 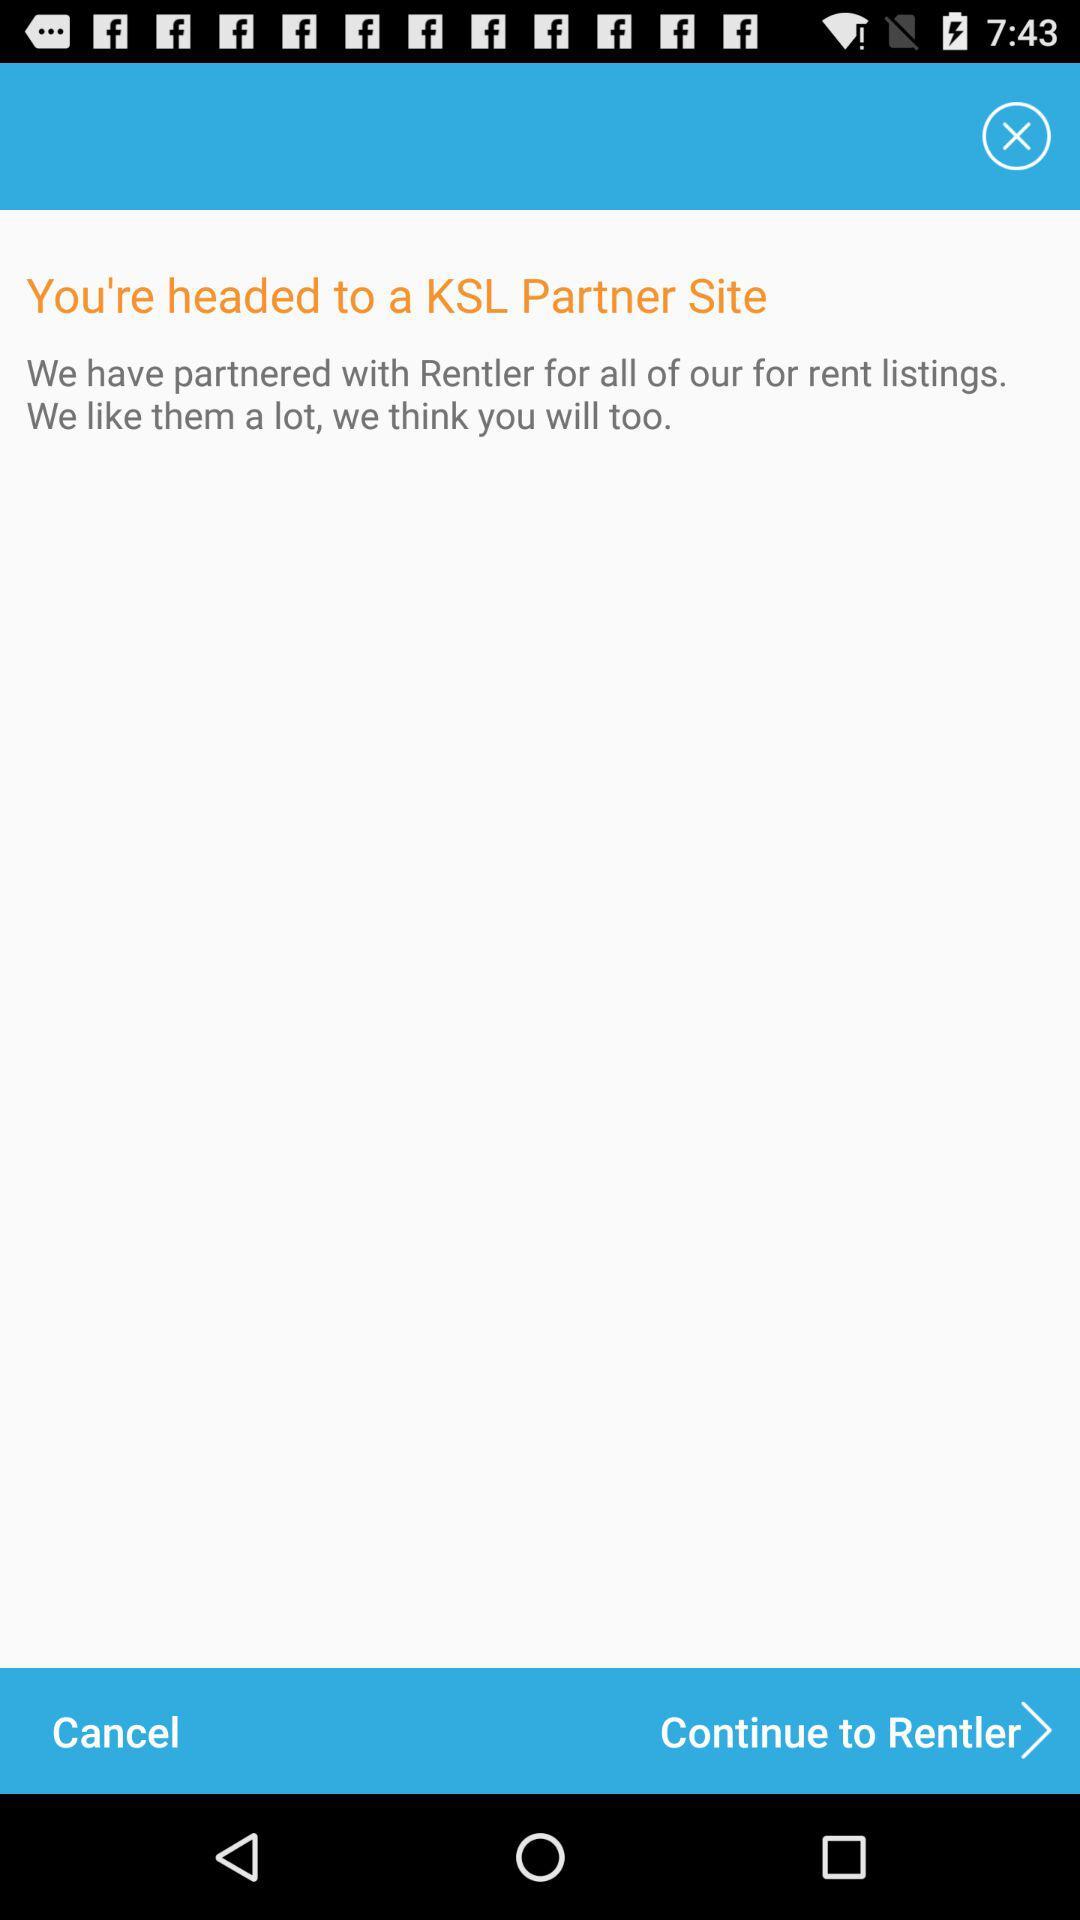 What do you see at coordinates (869, 1730) in the screenshot?
I see `icon to the right of the cancel item` at bounding box center [869, 1730].